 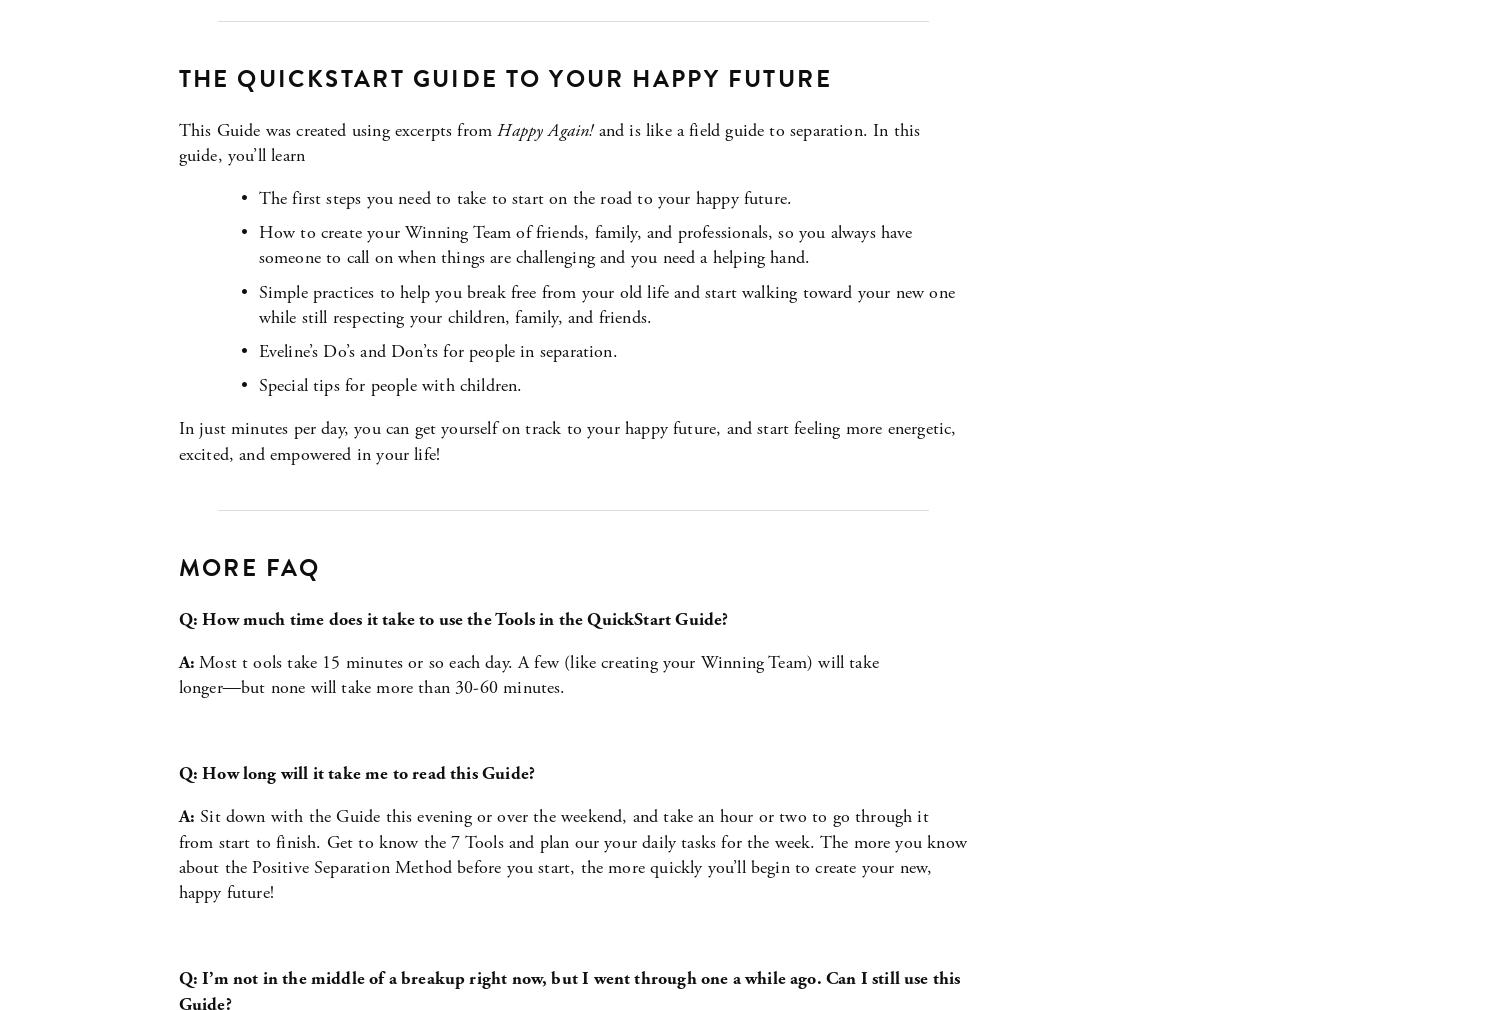 What do you see at coordinates (178, 672) in the screenshot?
I see `'Most t ools take 15 minutes or so each day. A few (like creating your Winning Team) will take longer―but none will take more than 30-60 minutes.'` at bounding box center [178, 672].